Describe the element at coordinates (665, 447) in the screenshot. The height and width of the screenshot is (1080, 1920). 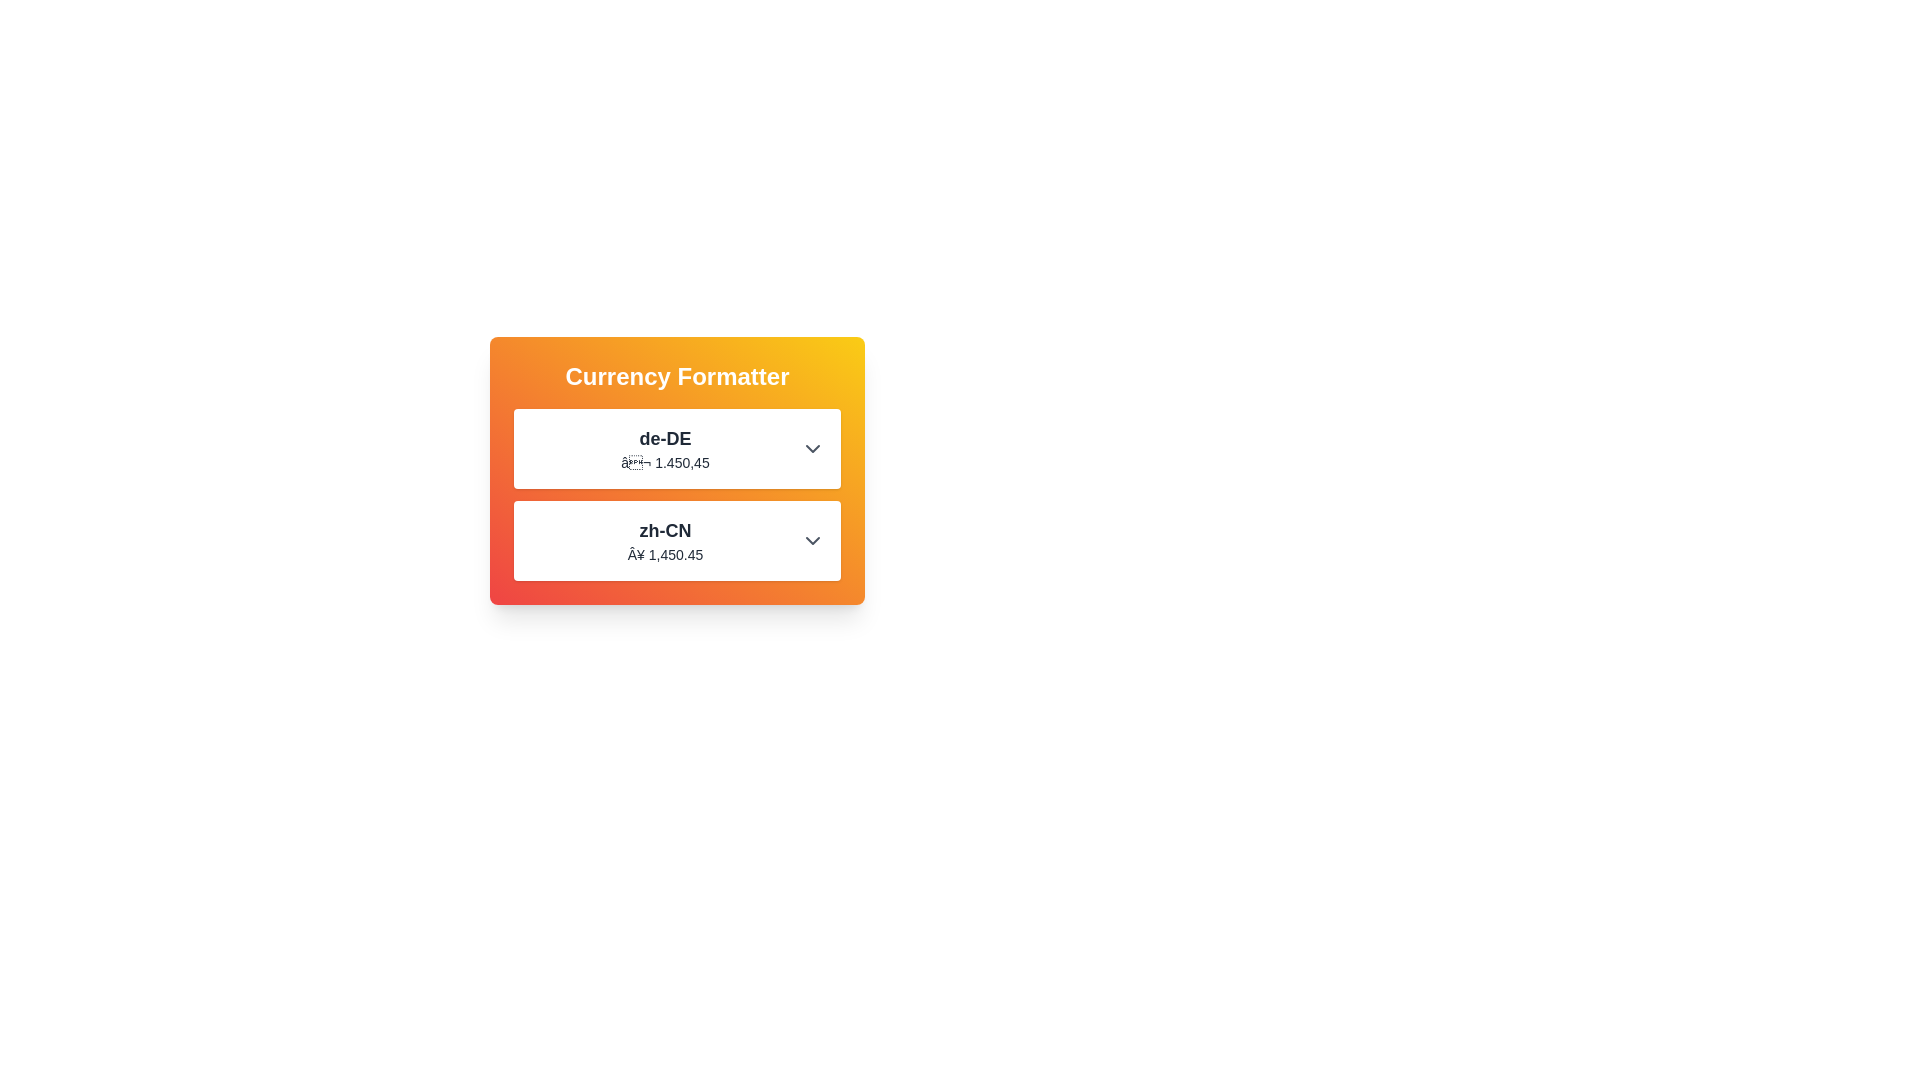
I see `the text-based UI element displaying 'de-DE' in bold and '€ 1.450,45' below it within the 'Currency Formatter' module` at that location.